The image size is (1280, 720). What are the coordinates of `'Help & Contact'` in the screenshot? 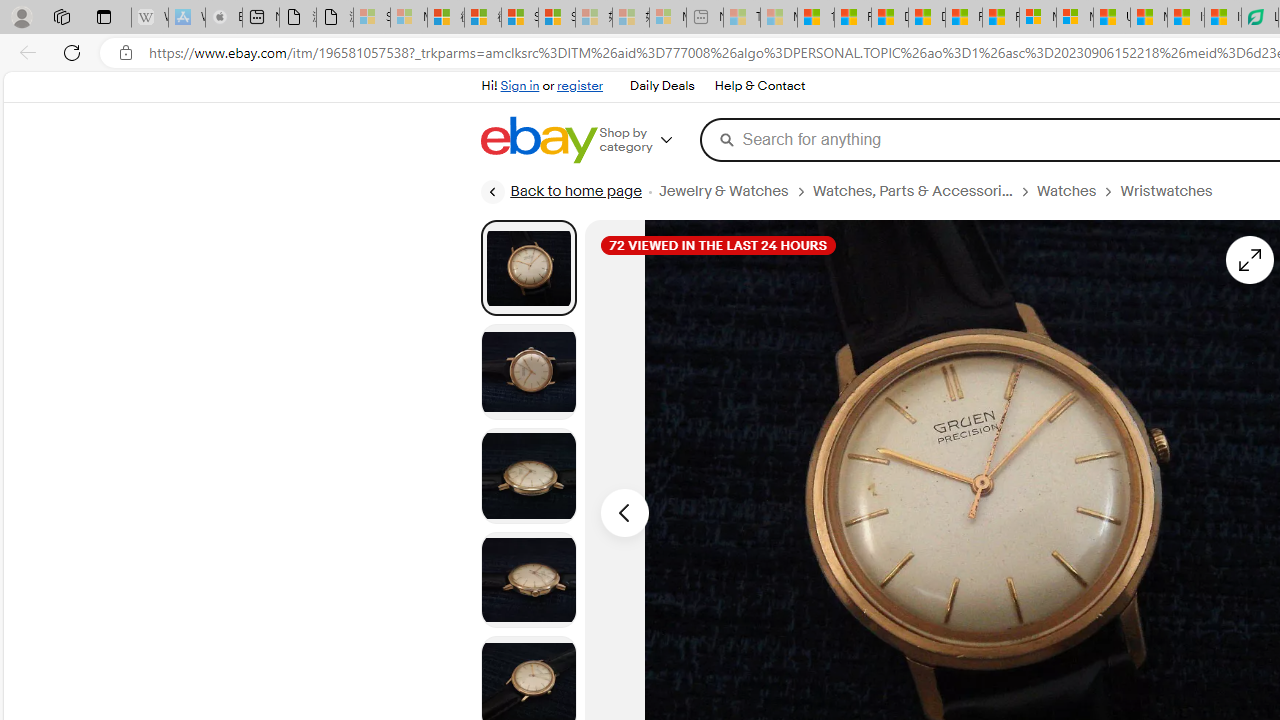 It's located at (759, 86).